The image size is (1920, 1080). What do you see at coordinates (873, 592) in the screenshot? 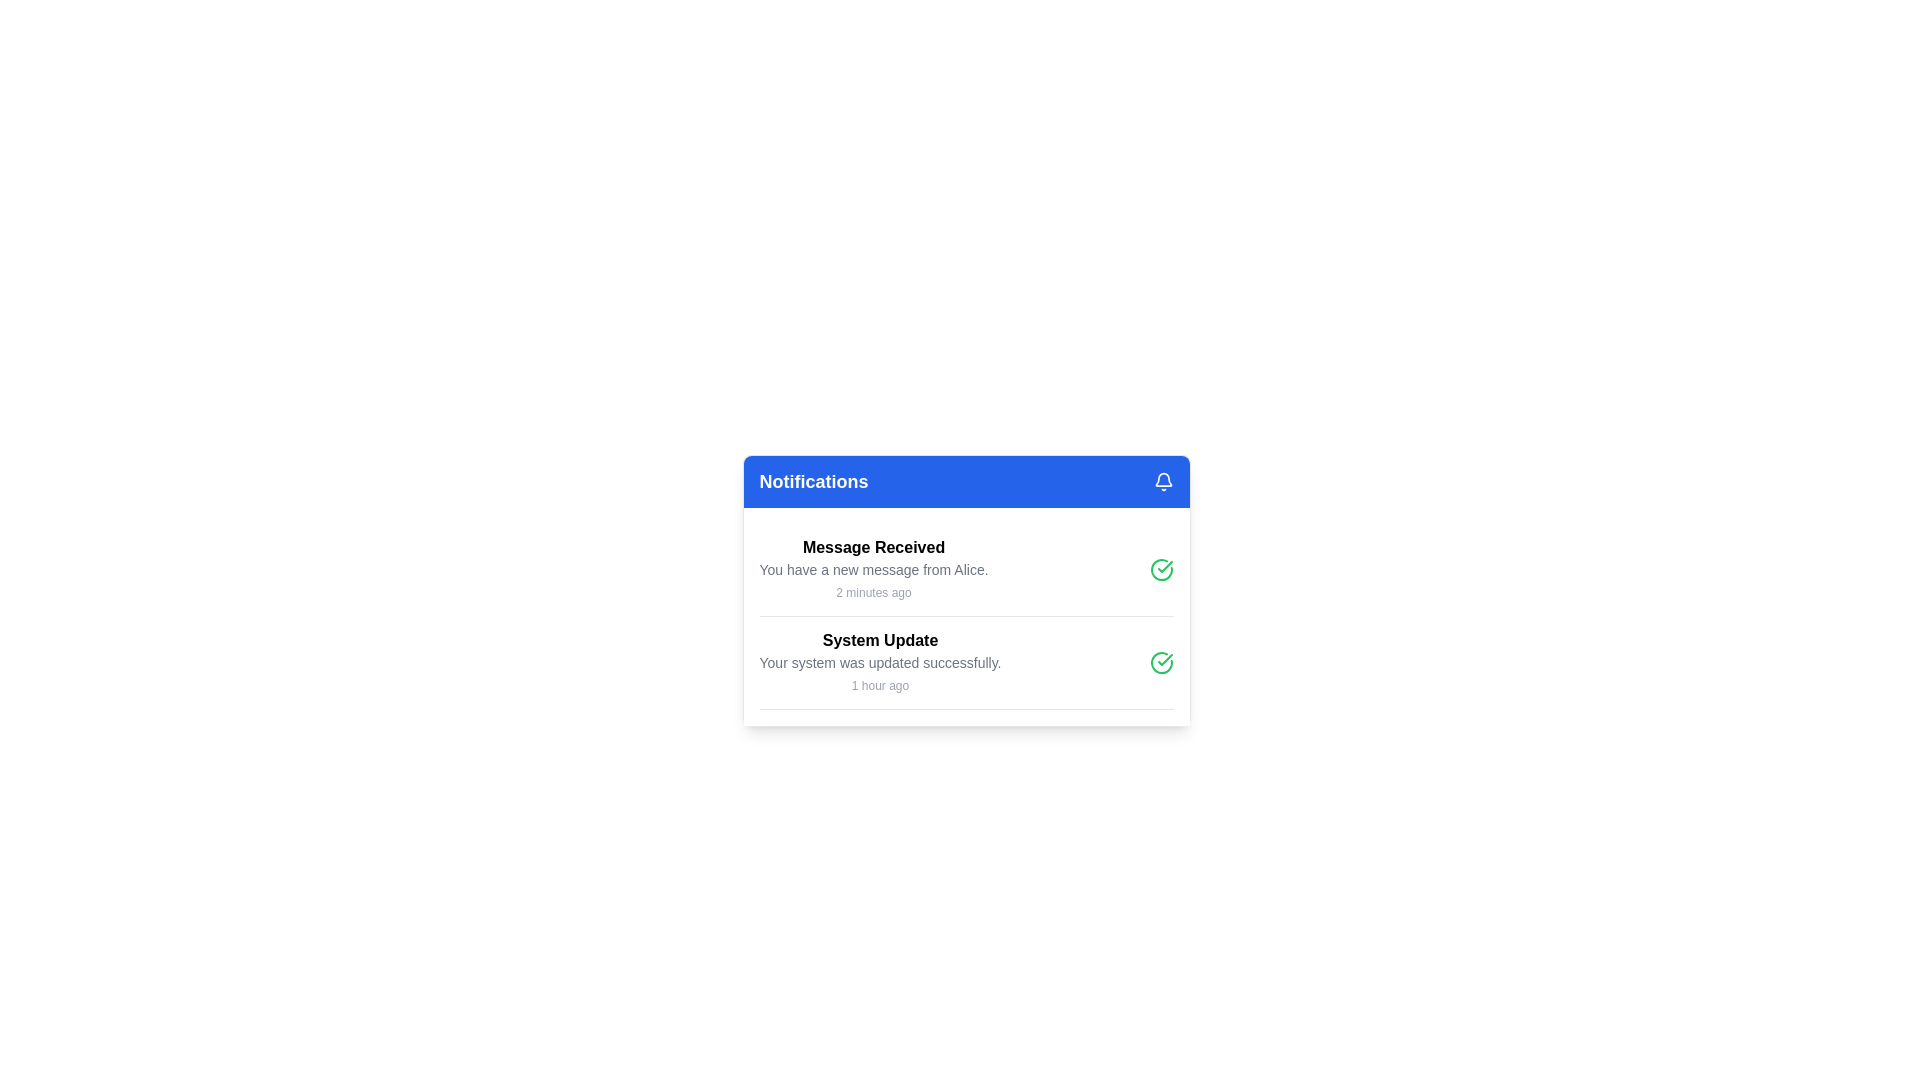
I see `the text label that reads '2 minutes ago', which is styled with gray color and located below the notification message 'Message Received'` at bounding box center [873, 592].